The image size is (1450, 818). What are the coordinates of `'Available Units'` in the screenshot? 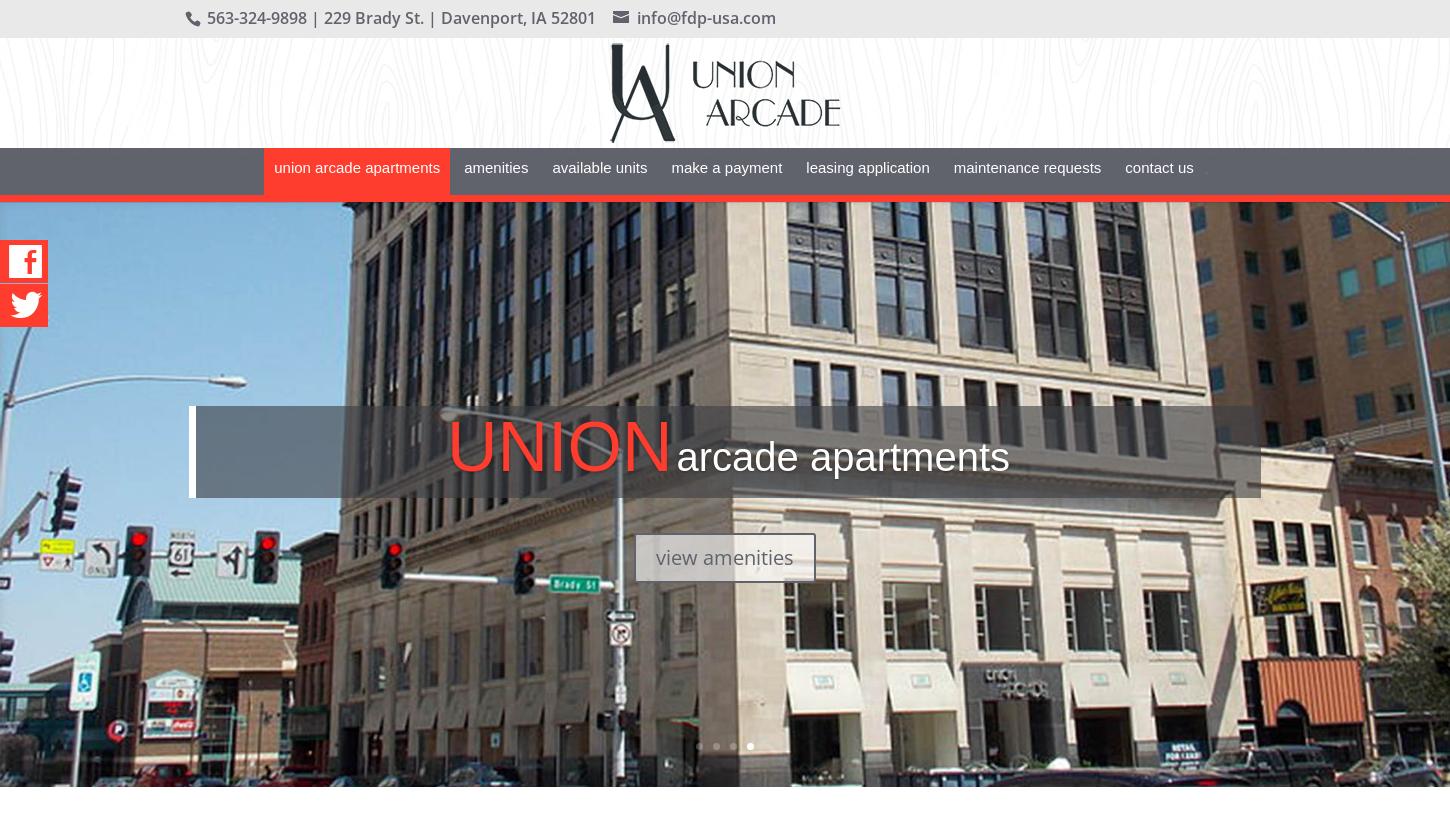 It's located at (552, 196).